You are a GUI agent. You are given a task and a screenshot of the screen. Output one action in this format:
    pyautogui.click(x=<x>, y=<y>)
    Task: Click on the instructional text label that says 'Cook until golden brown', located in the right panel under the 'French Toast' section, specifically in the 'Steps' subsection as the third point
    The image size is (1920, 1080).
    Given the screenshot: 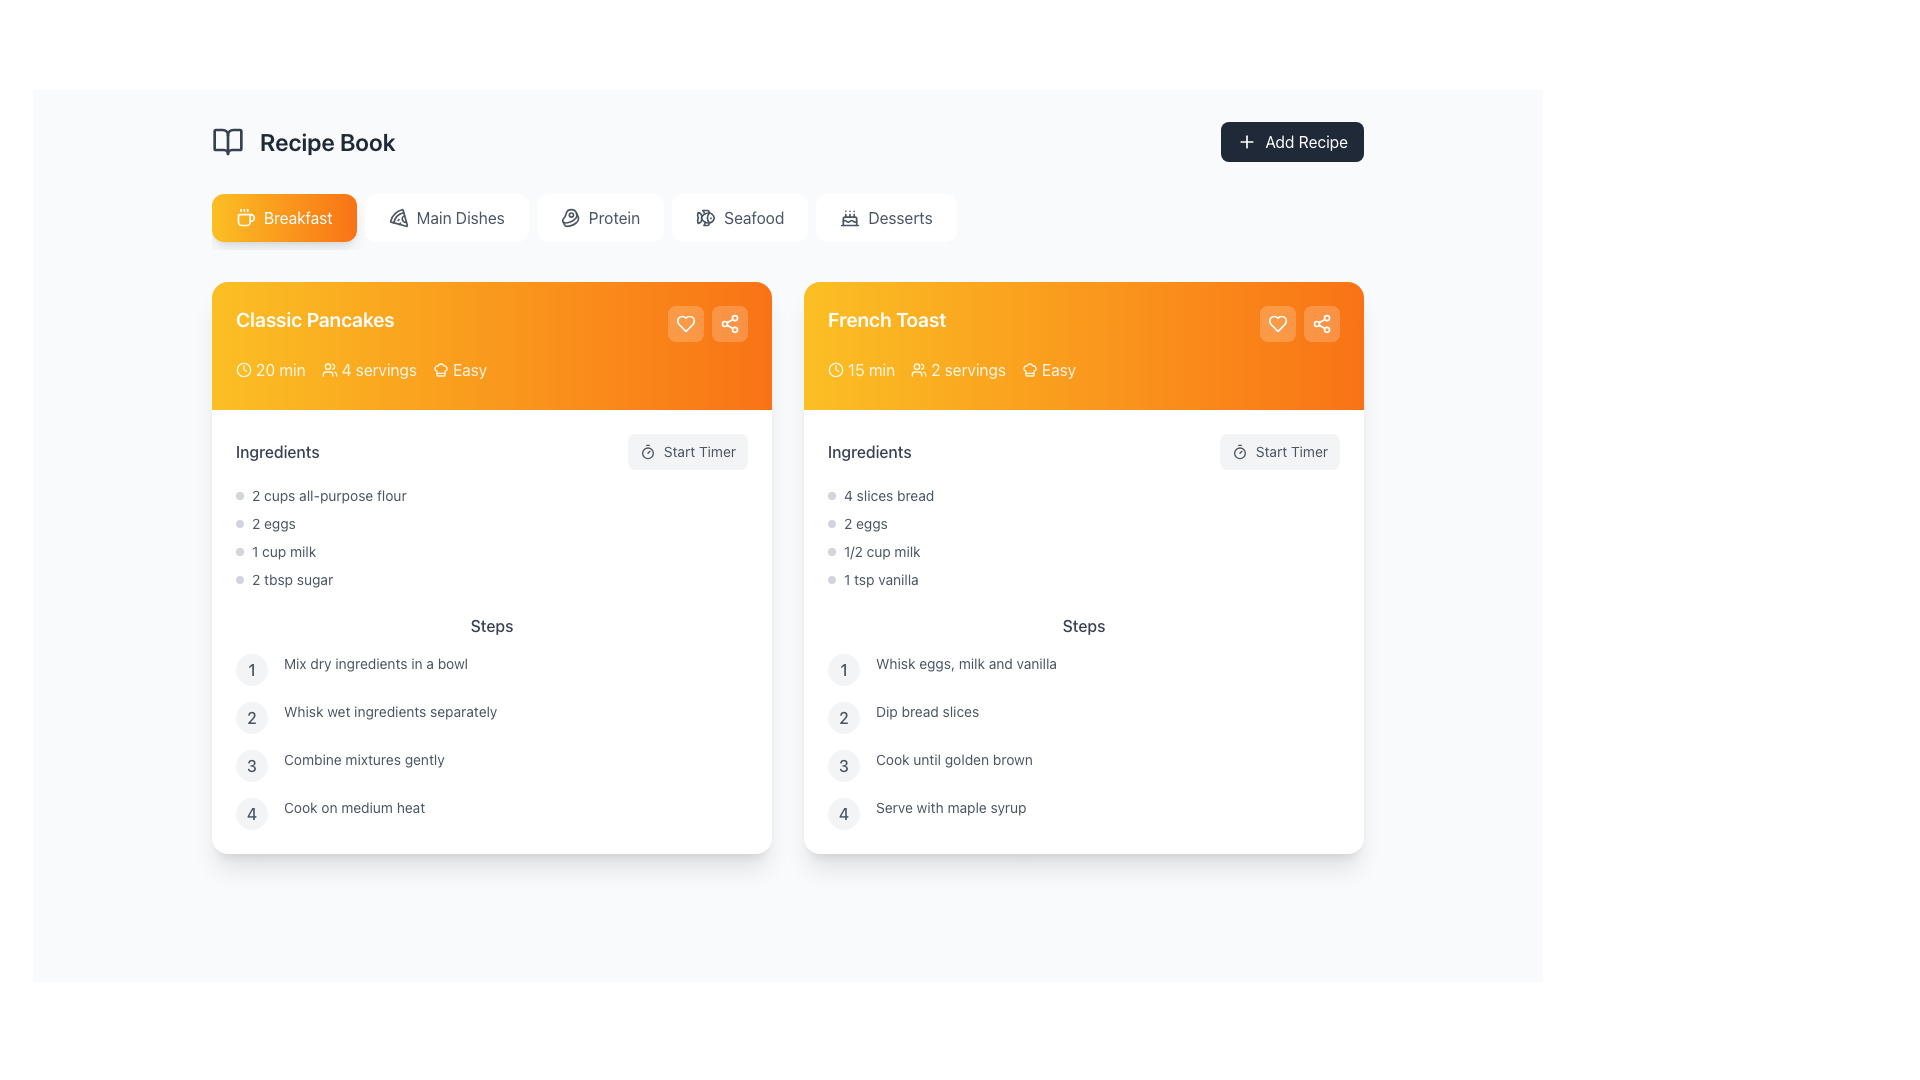 What is the action you would take?
    pyautogui.click(x=953, y=765)
    